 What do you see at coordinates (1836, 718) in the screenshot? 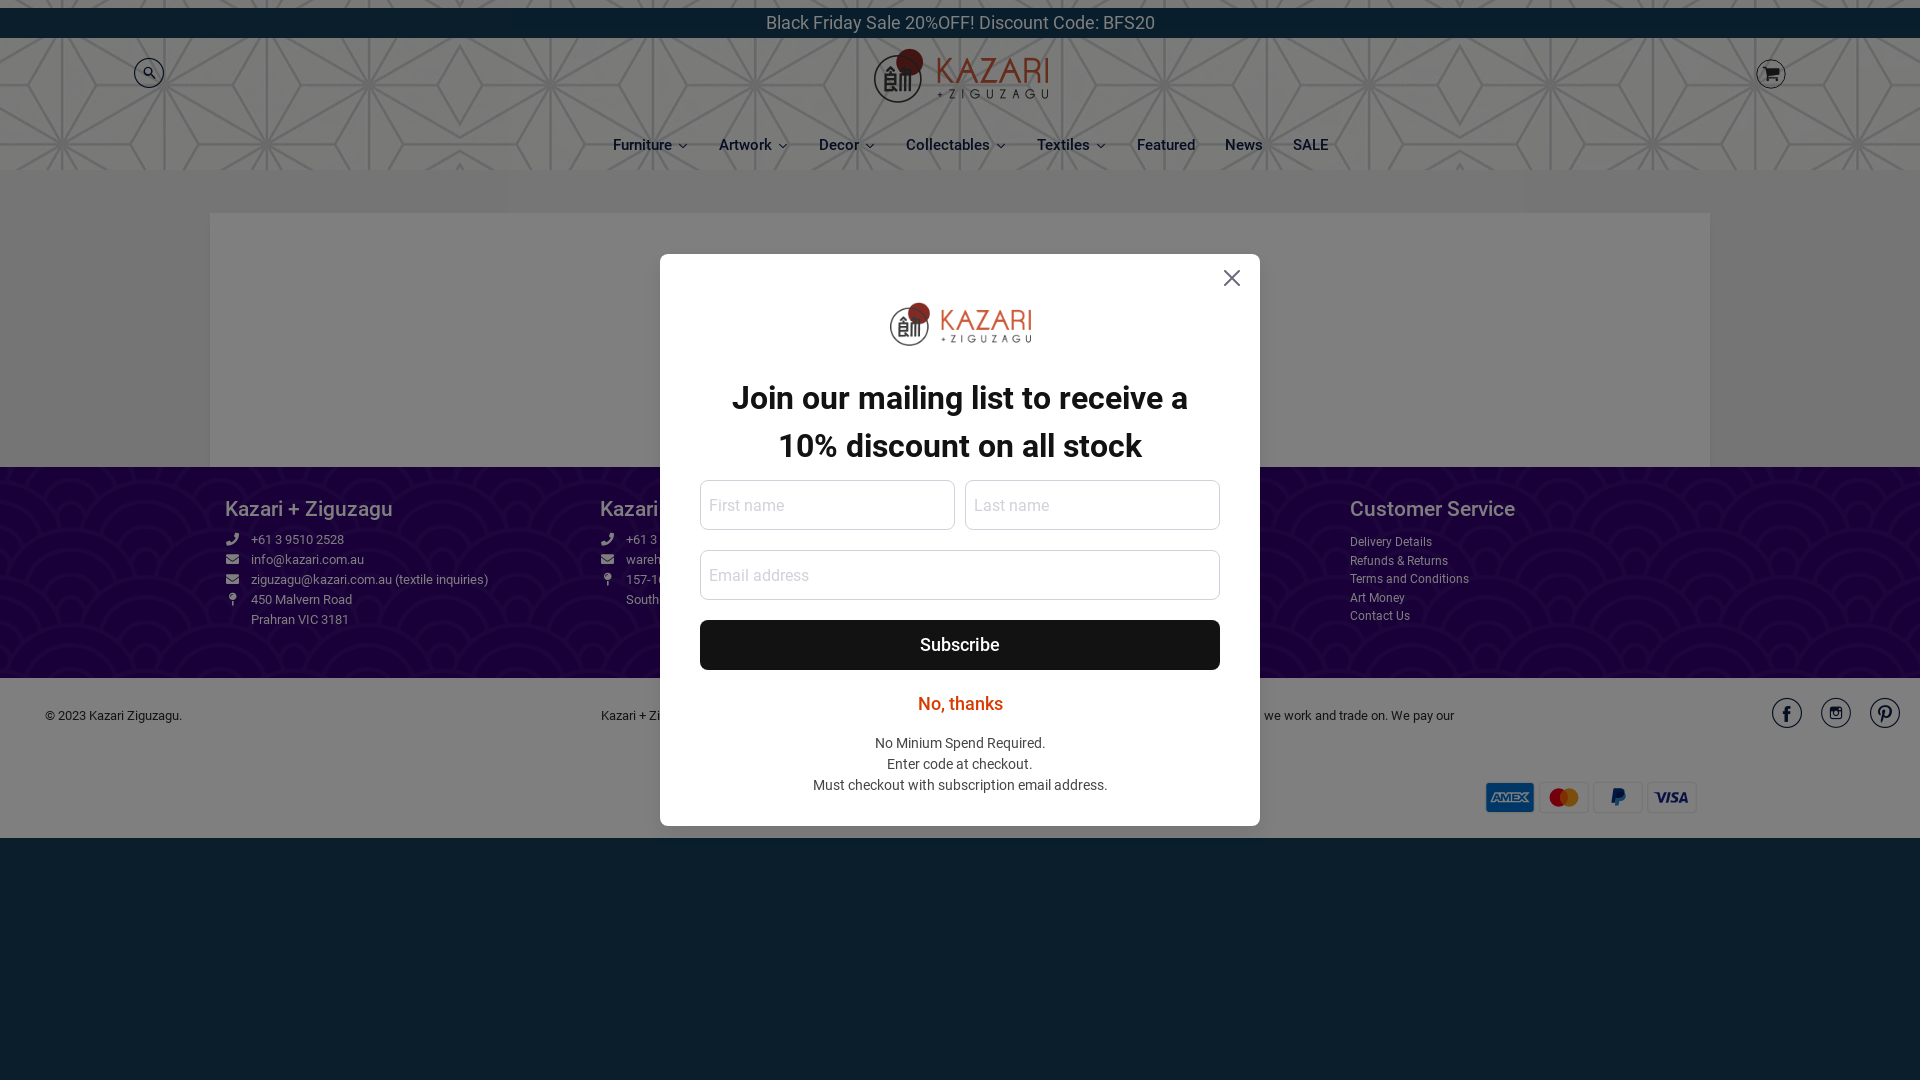
I see `'Kazari Ziguzagu on Instagram'` at bounding box center [1836, 718].